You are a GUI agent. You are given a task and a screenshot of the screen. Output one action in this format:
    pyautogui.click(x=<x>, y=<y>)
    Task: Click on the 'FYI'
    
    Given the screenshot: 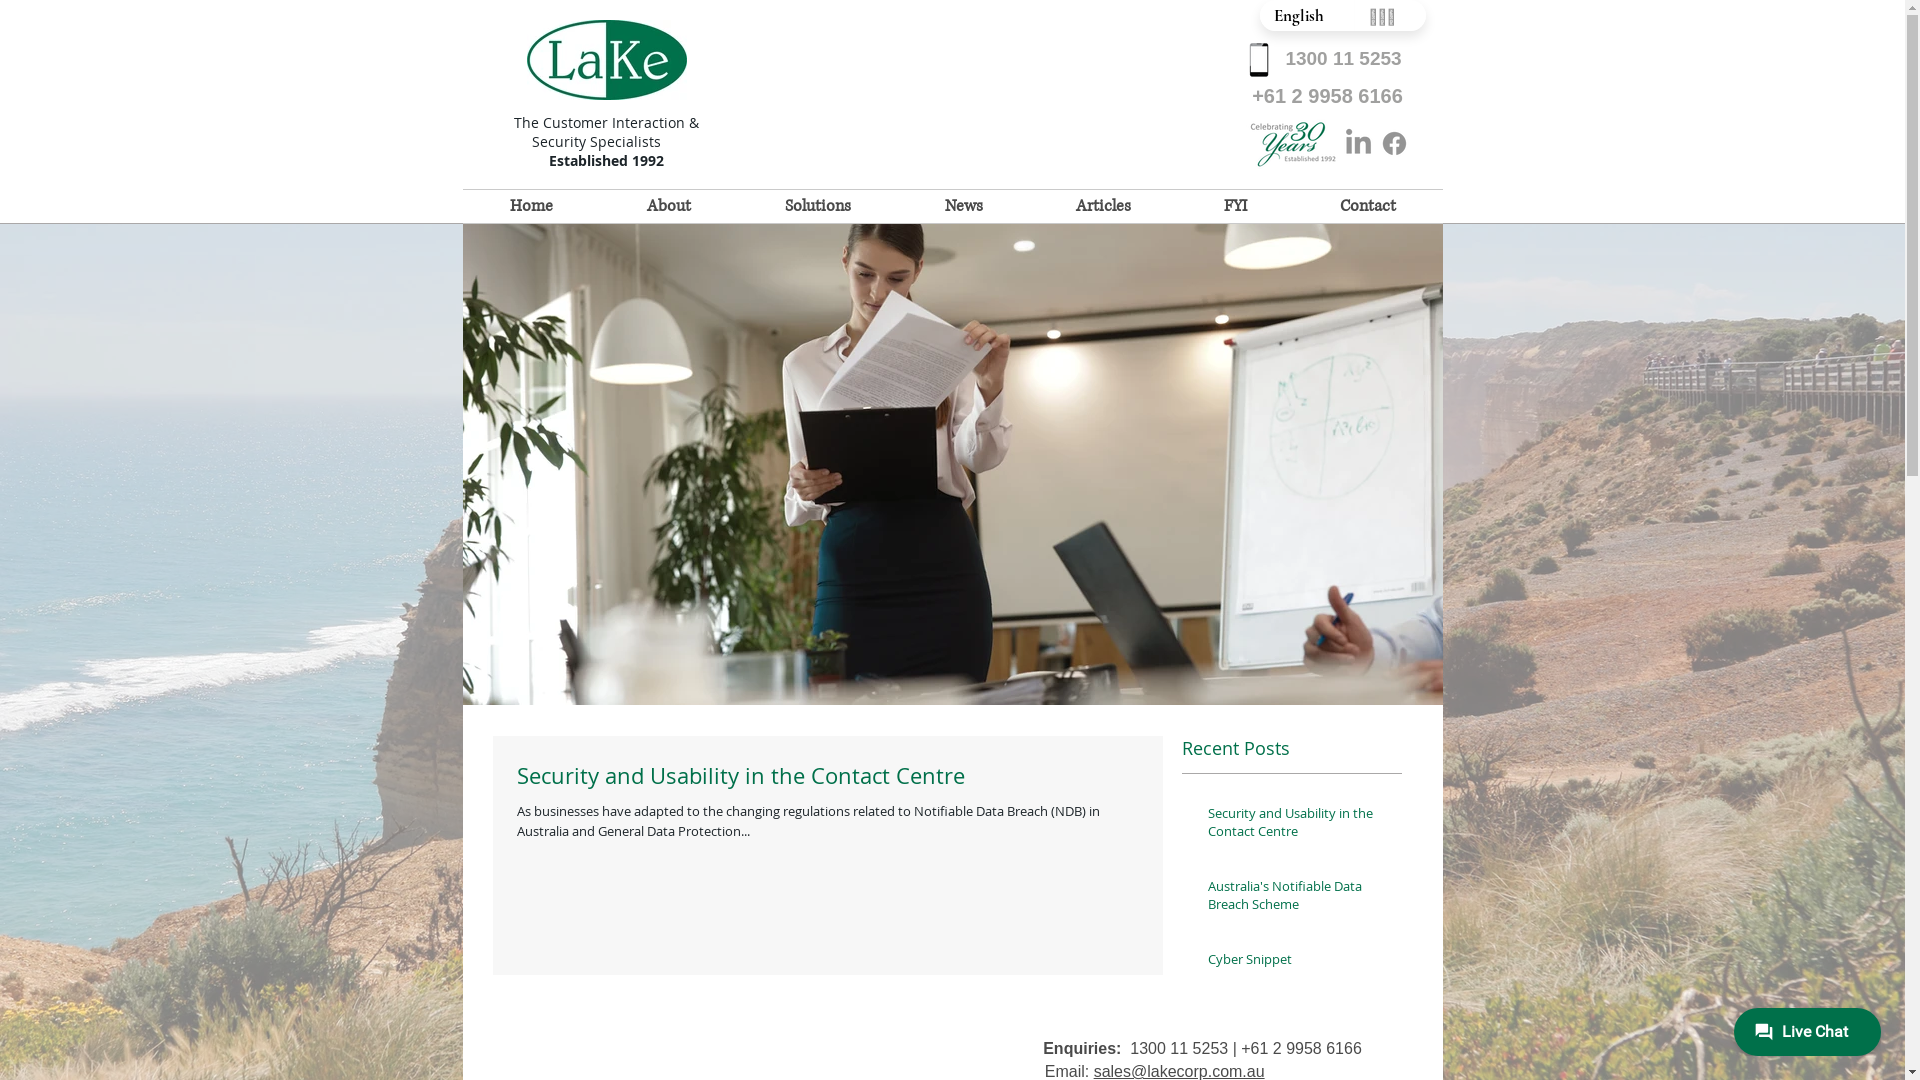 What is the action you would take?
    pyautogui.click(x=1235, y=206)
    